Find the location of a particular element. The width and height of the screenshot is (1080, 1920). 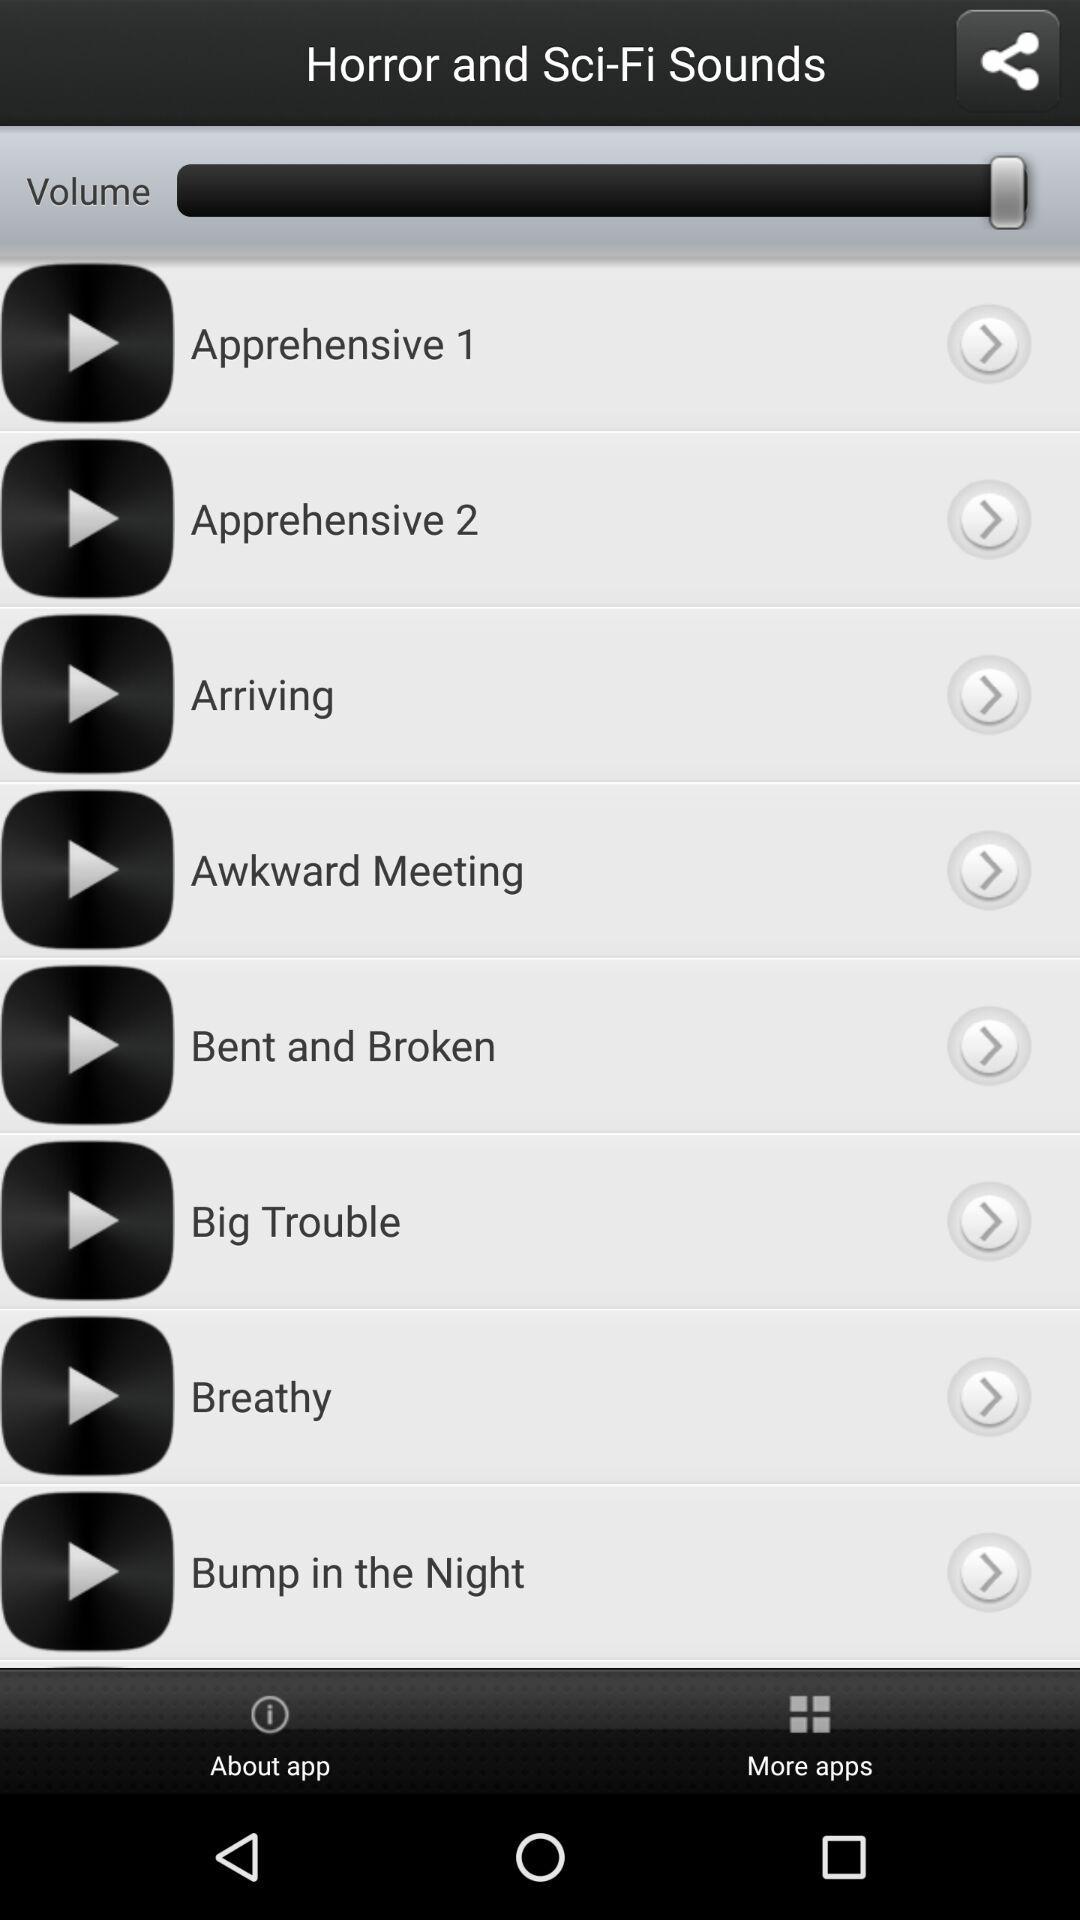

scroll is located at coordinates (987, 1663).